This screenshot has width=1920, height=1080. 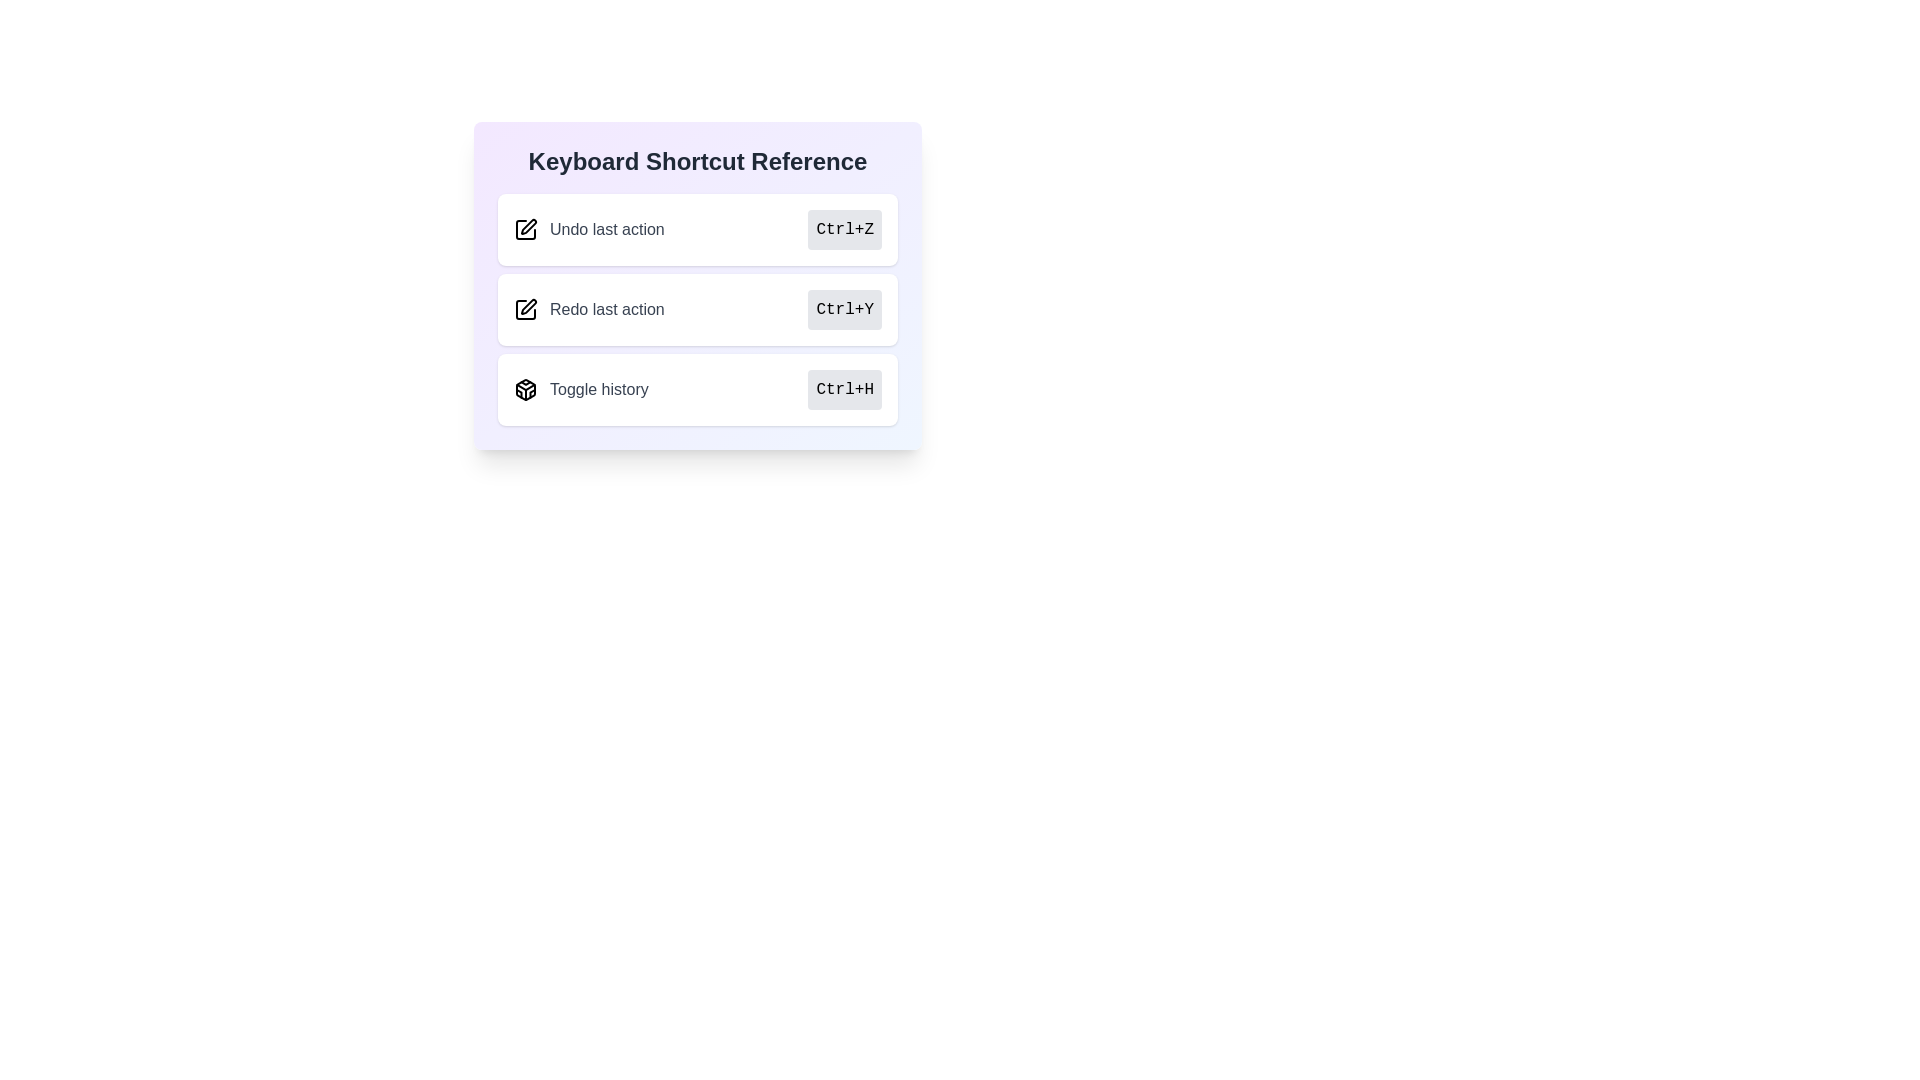 What do you see at coordinates (845, 389) in the screenshot?
I see `text content of the text-label displaying the keyboard shortcut 'Ctrl+H' associated with the 'Toggle history' action, located in the interactive area for keyboard shortcuts` at bounding box center [845, 389].